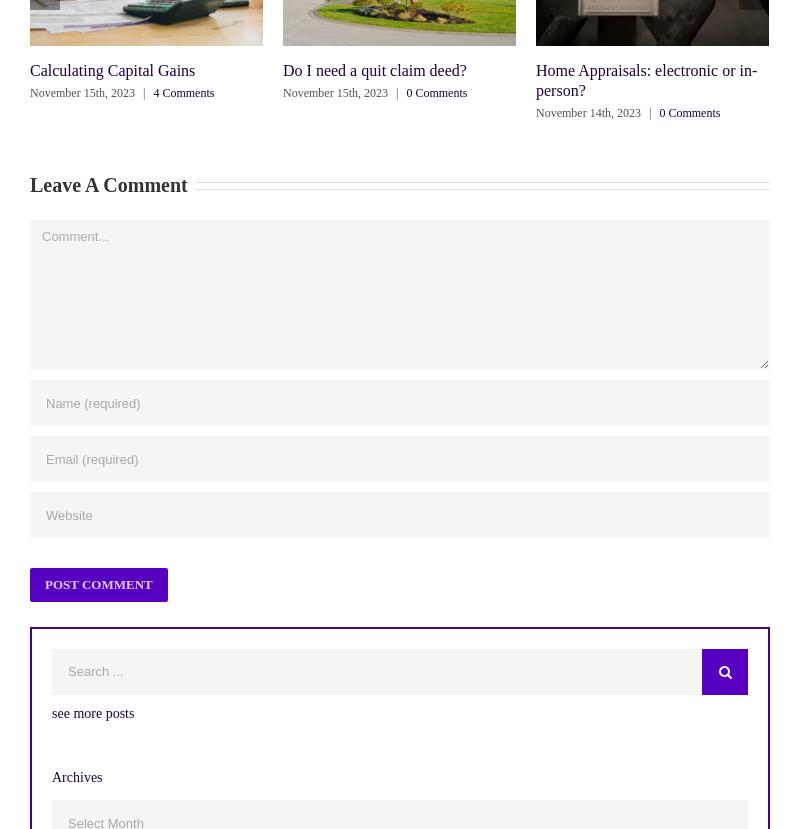 The height and width of the screenshot is (829, 800). Describe the element at coordinates (93, 712) in the screenshot. I see `'see more posts'` at that location.